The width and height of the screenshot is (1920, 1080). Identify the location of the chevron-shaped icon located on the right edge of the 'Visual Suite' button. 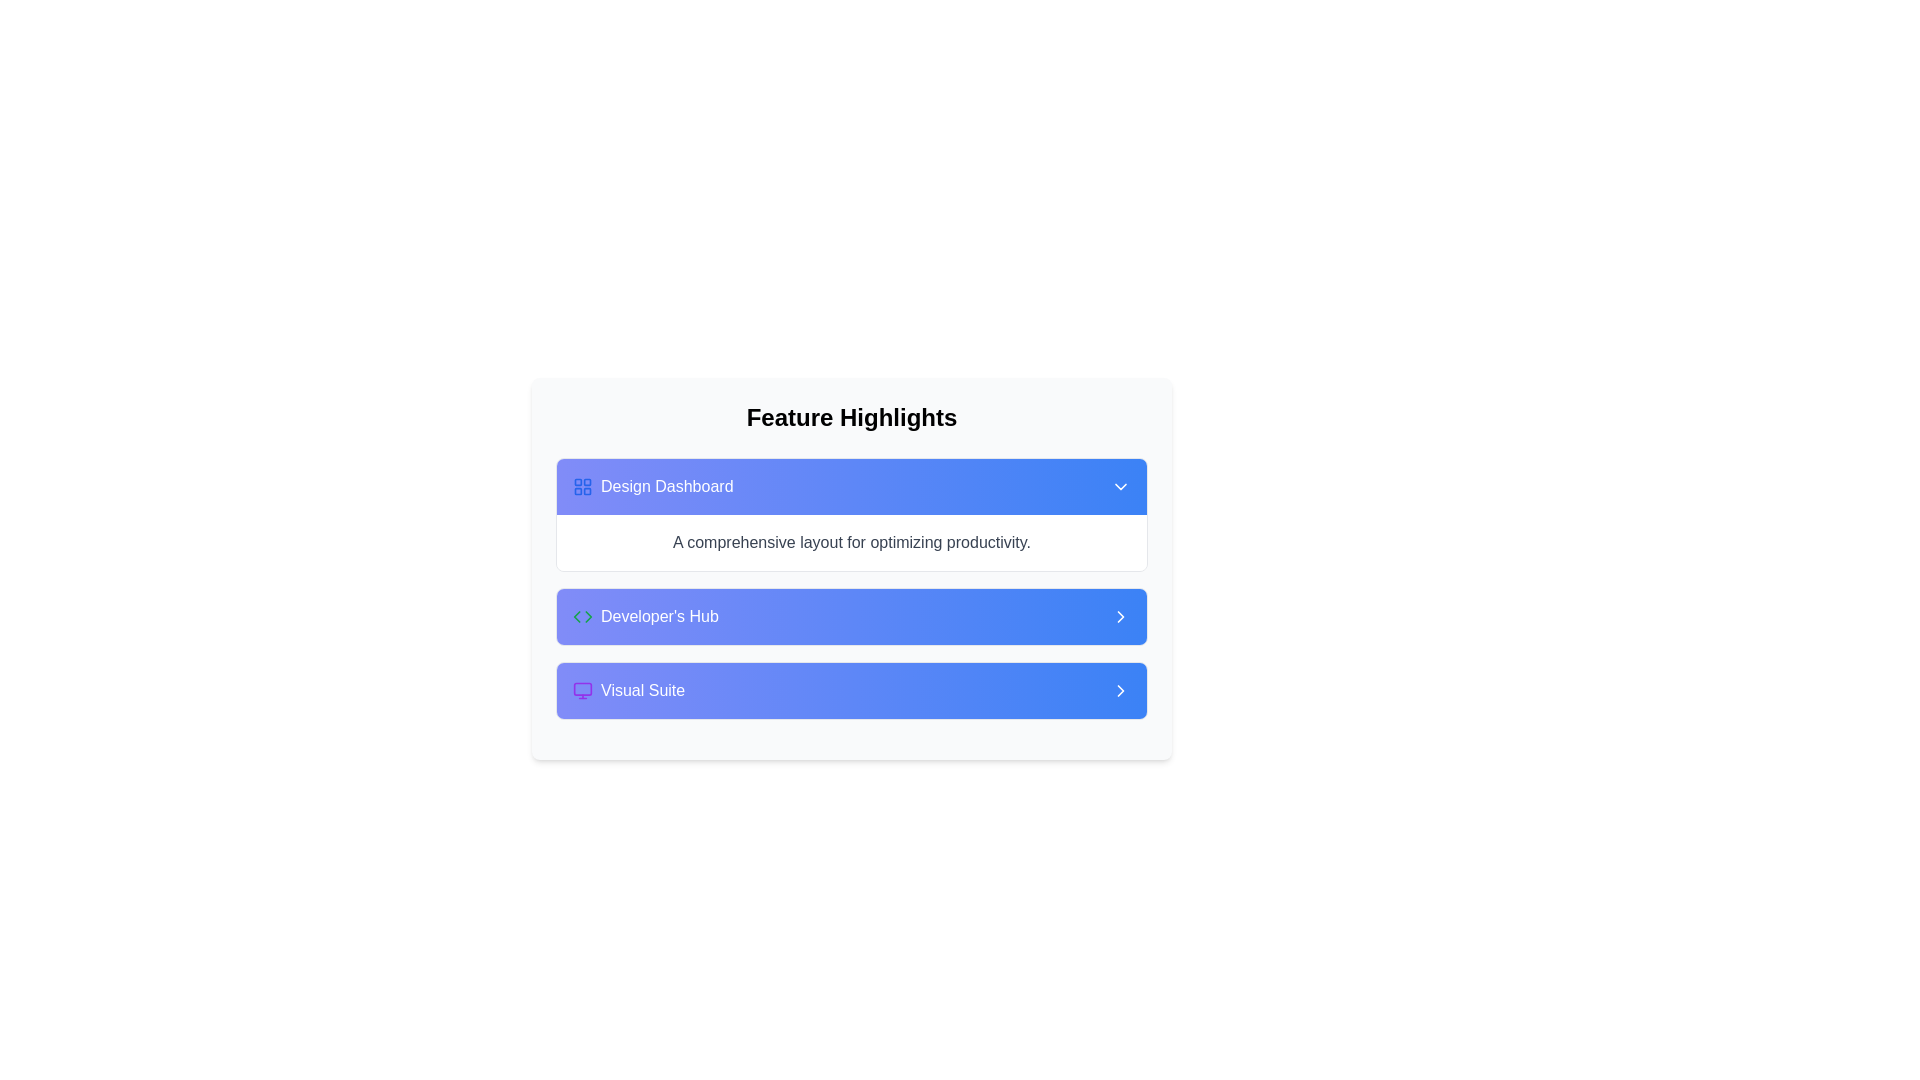
(1121, 689).